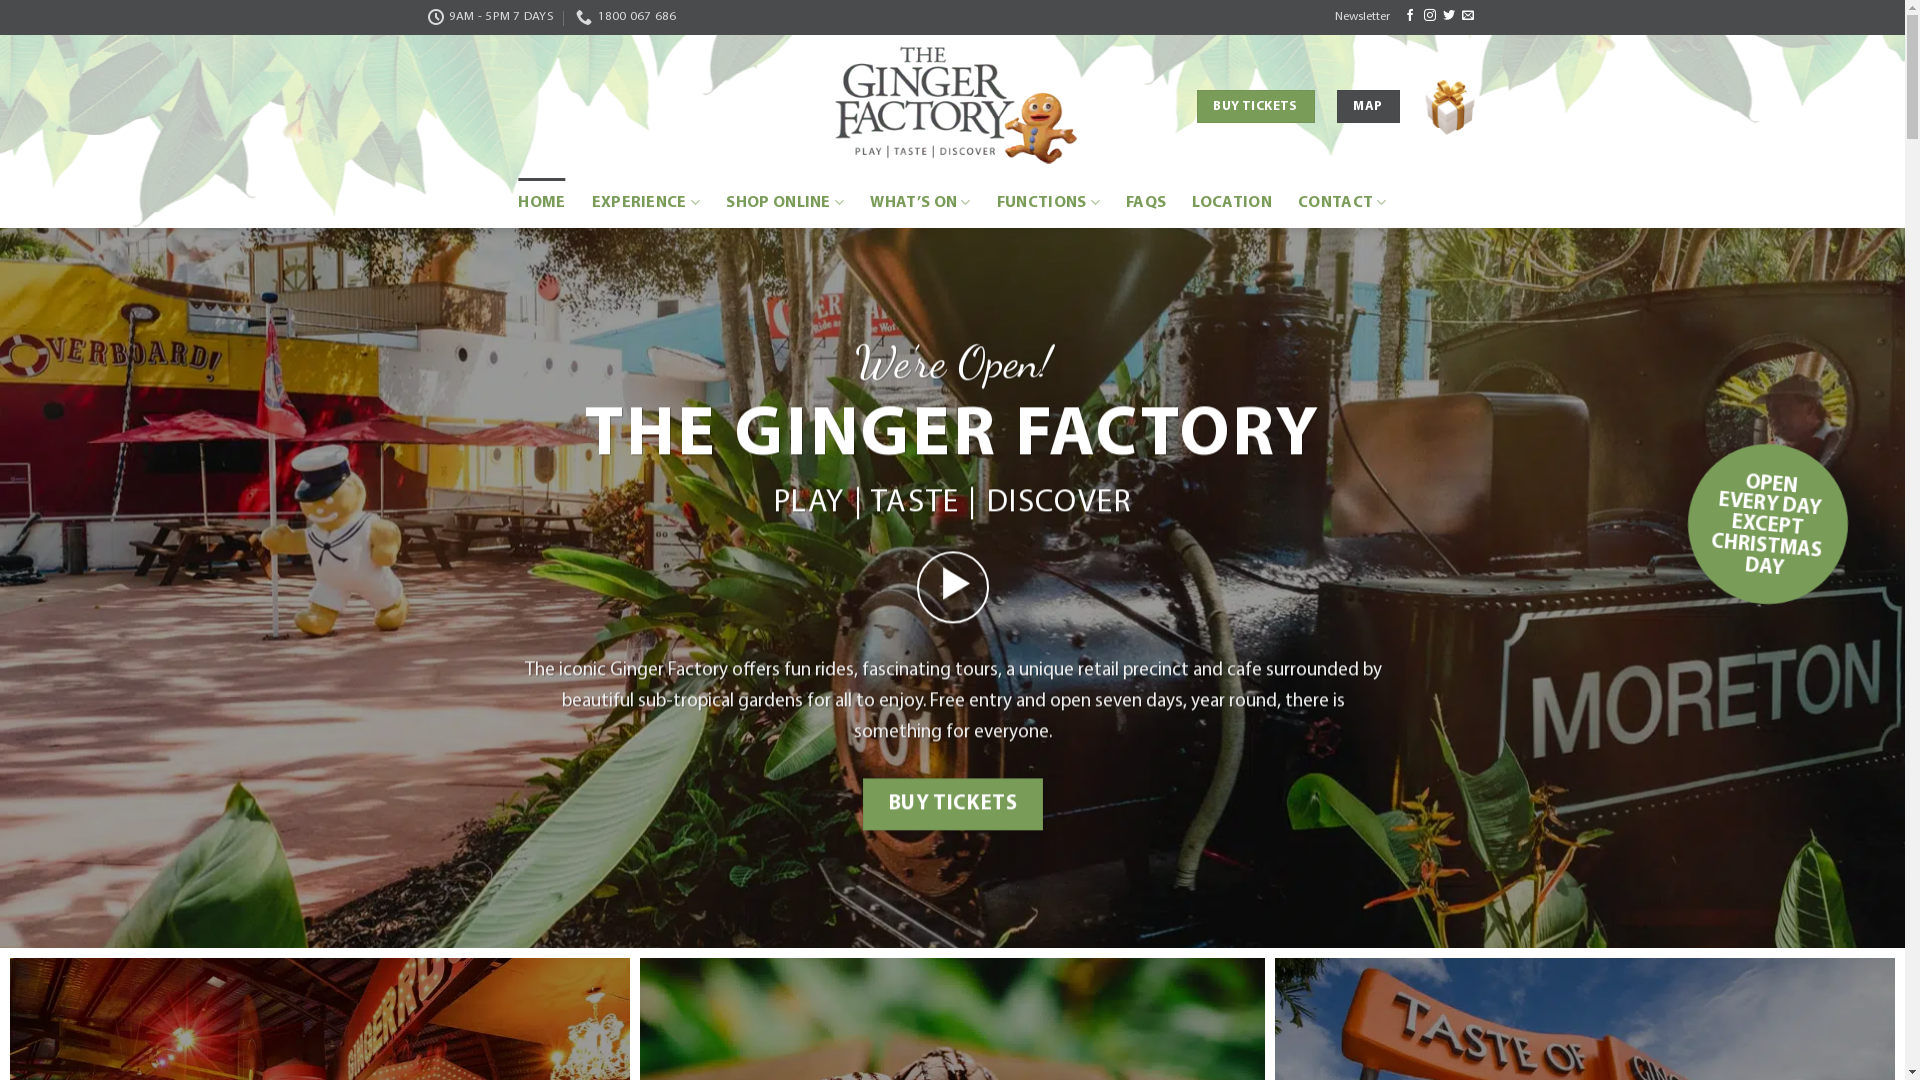  Describe the element at coordinates (1126, 203) in the screenshot. I see `'FAQS'` at that location.